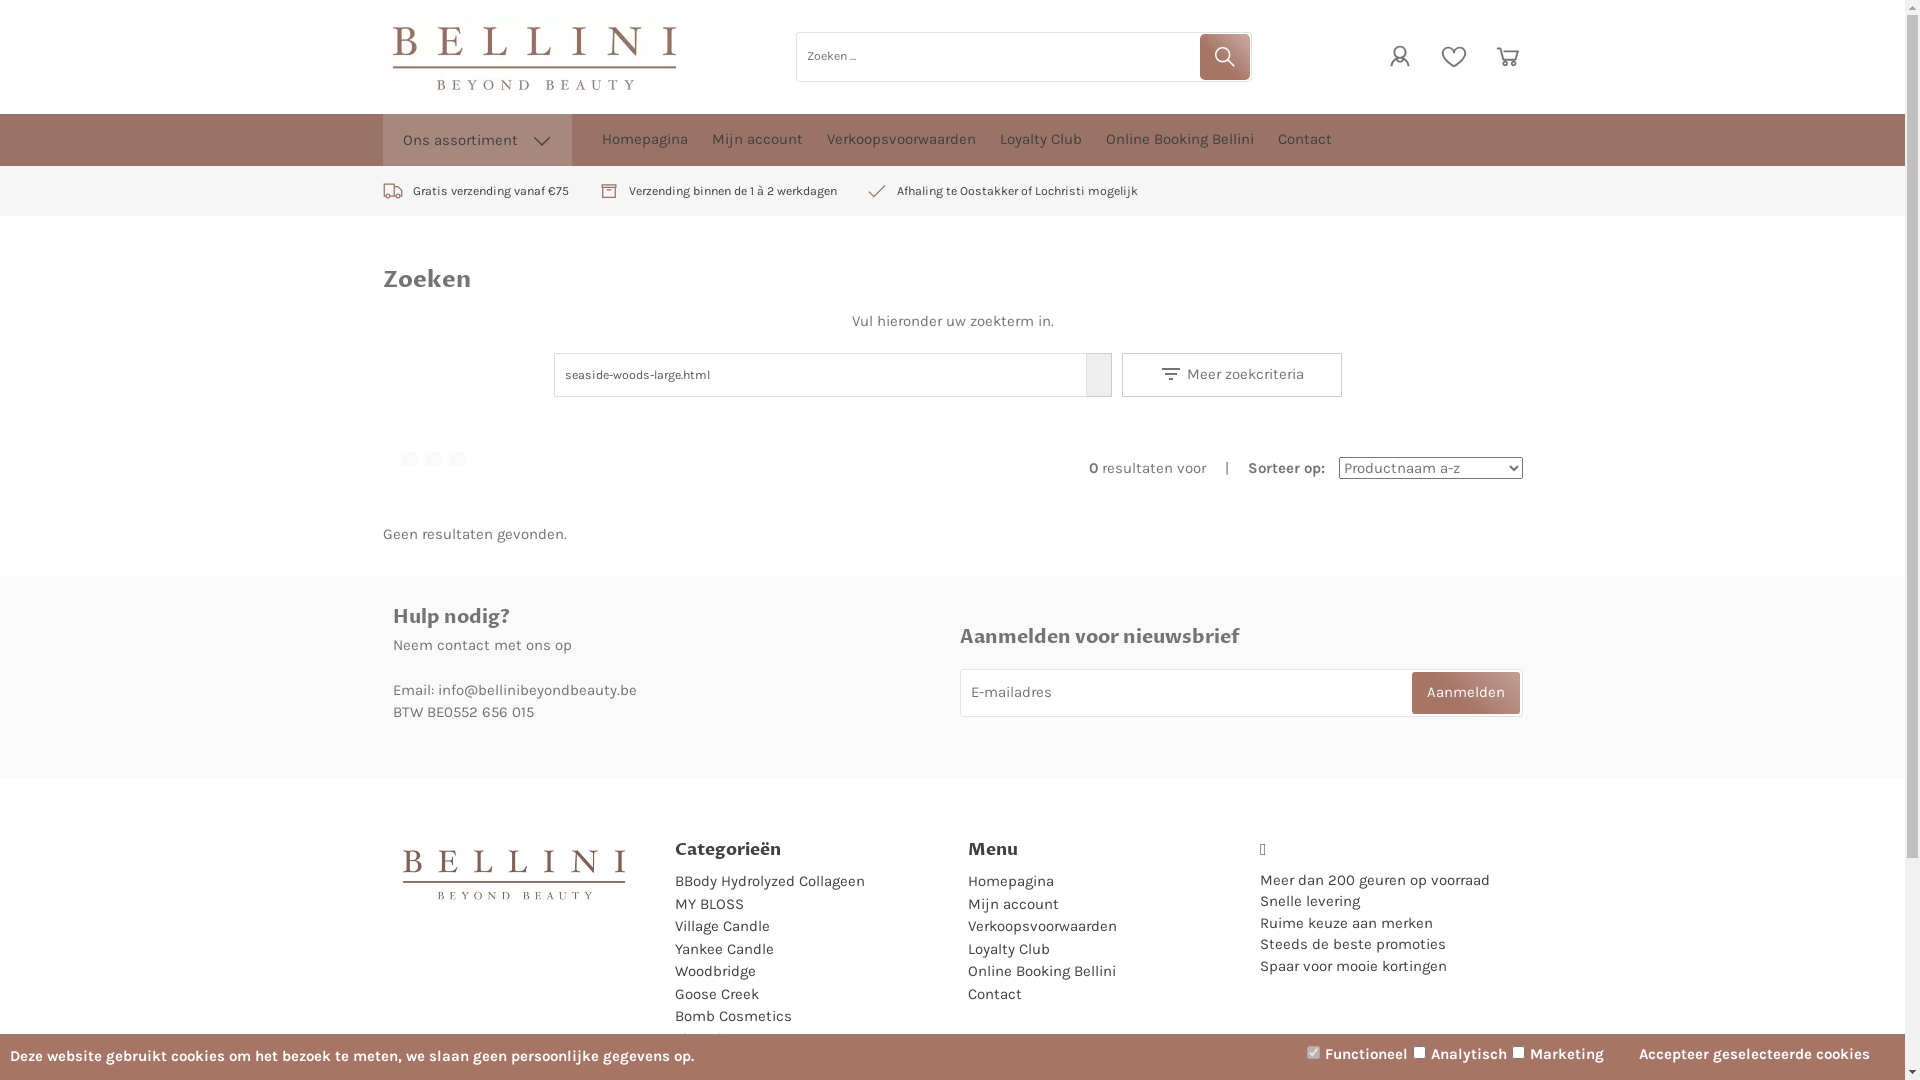  I want to click on 'MY BLOSS', so click(709, 903).